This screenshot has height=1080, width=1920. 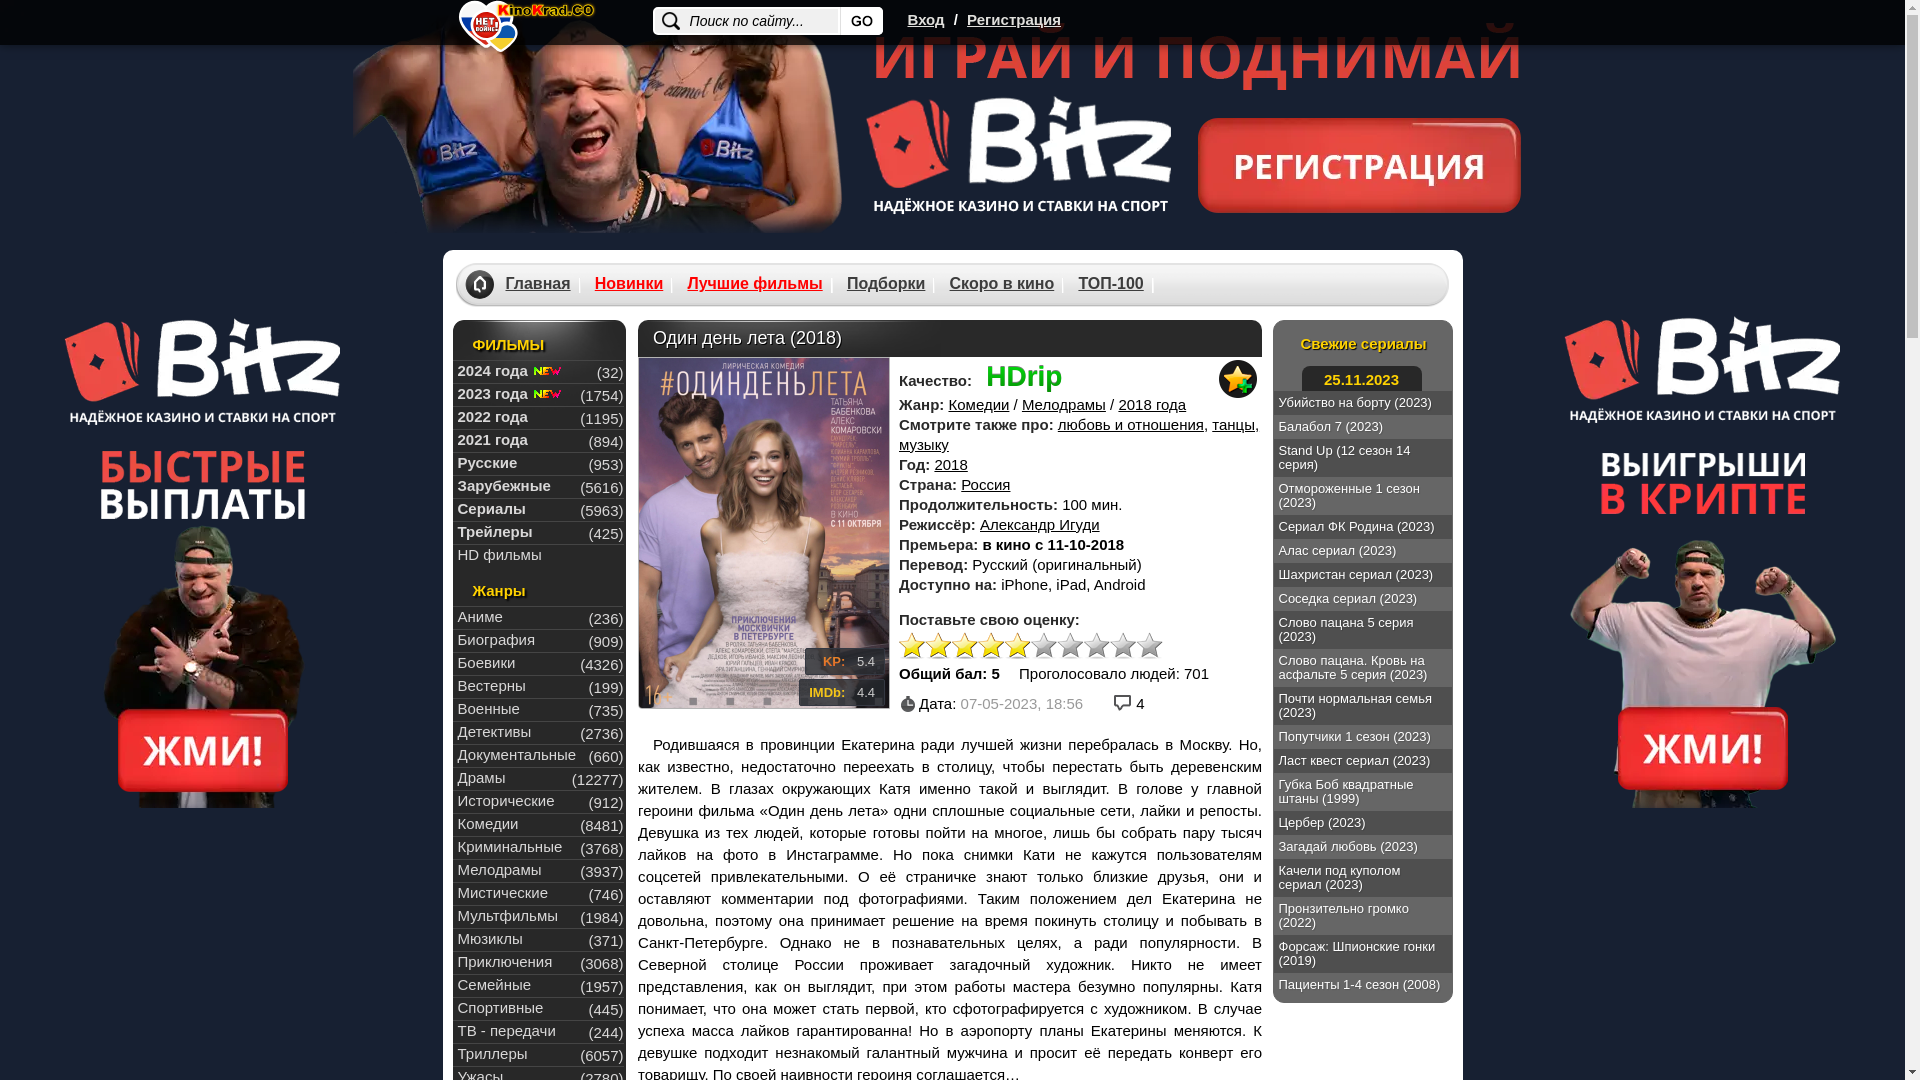 What do you see at coordinates (1108, 645) in the screenshot?
I see `'9'` at bounding box center [1108, 645].